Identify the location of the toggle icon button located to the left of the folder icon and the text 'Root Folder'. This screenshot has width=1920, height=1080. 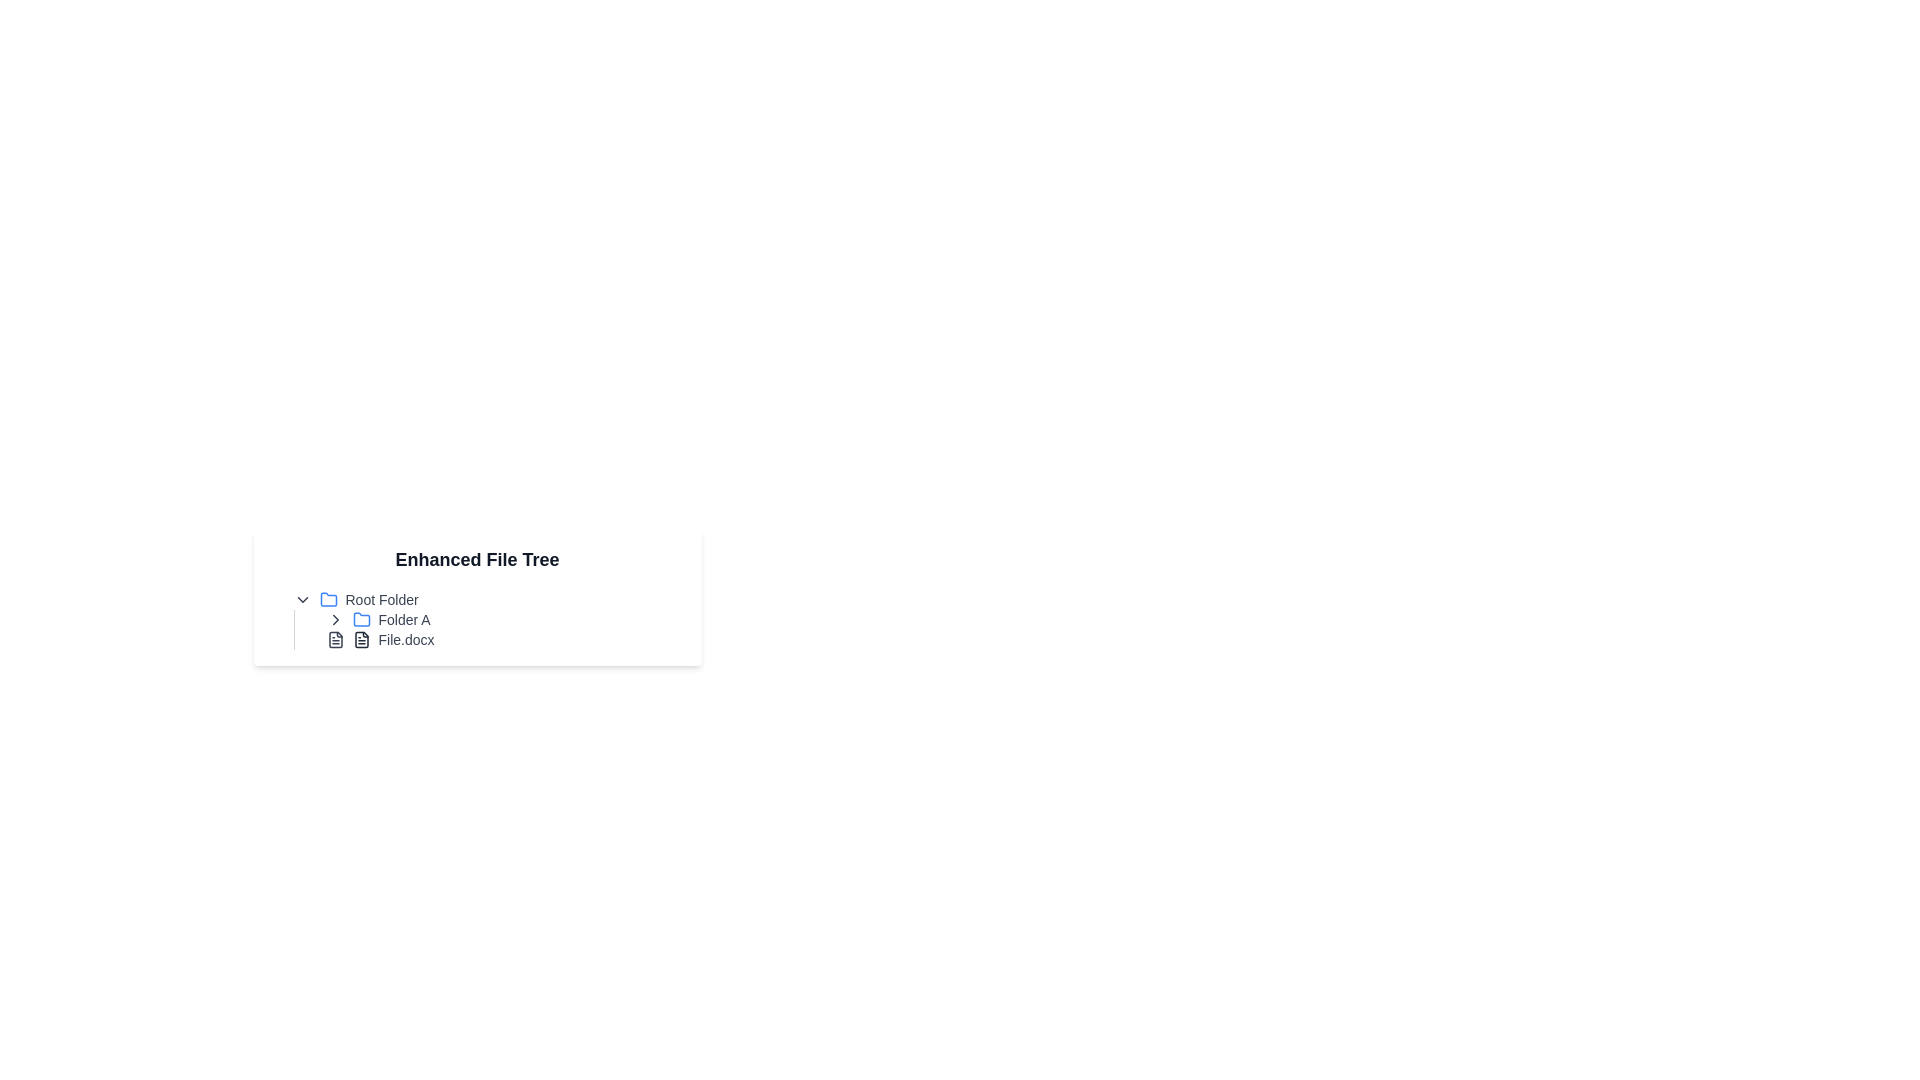
(301, 599).